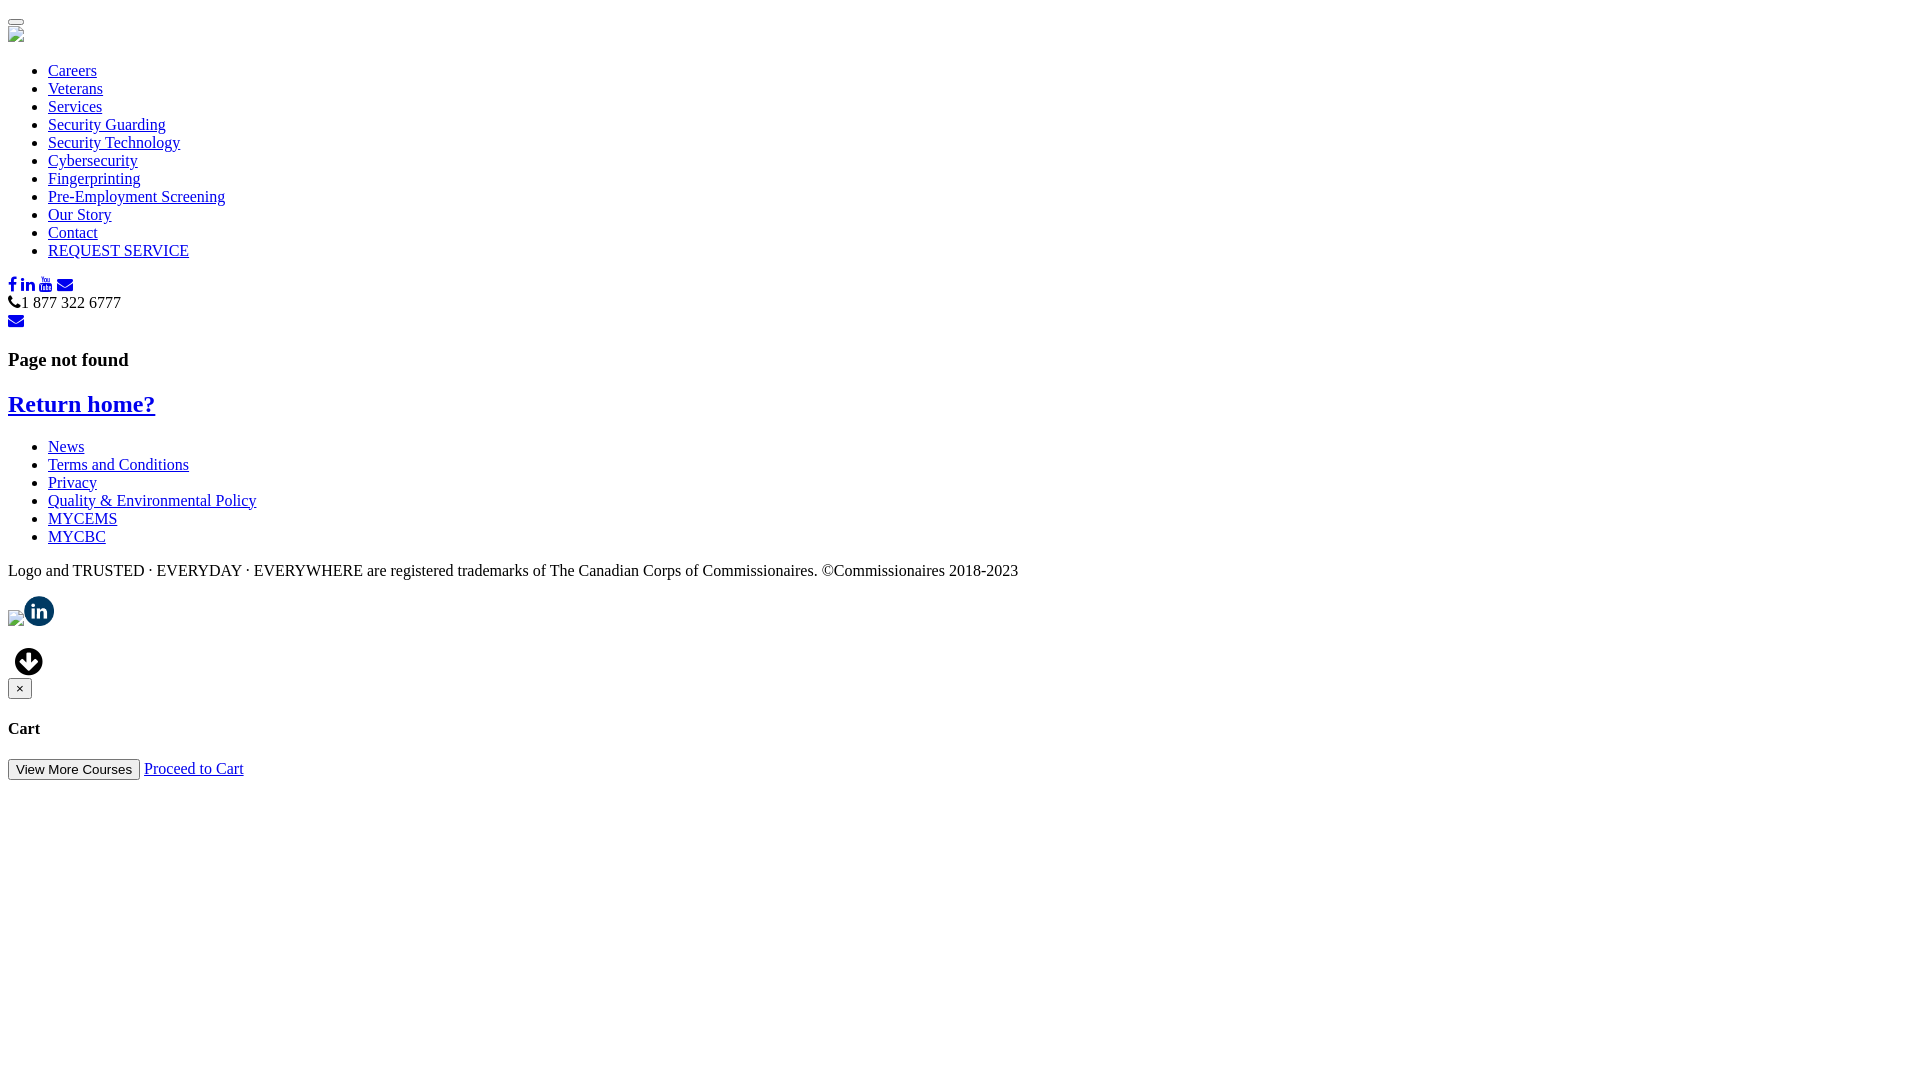  What do you see at coordinates (117, 249) in the screenshot?
I see `'REQUEST SERVICE'` at bounding box center [117, 249].